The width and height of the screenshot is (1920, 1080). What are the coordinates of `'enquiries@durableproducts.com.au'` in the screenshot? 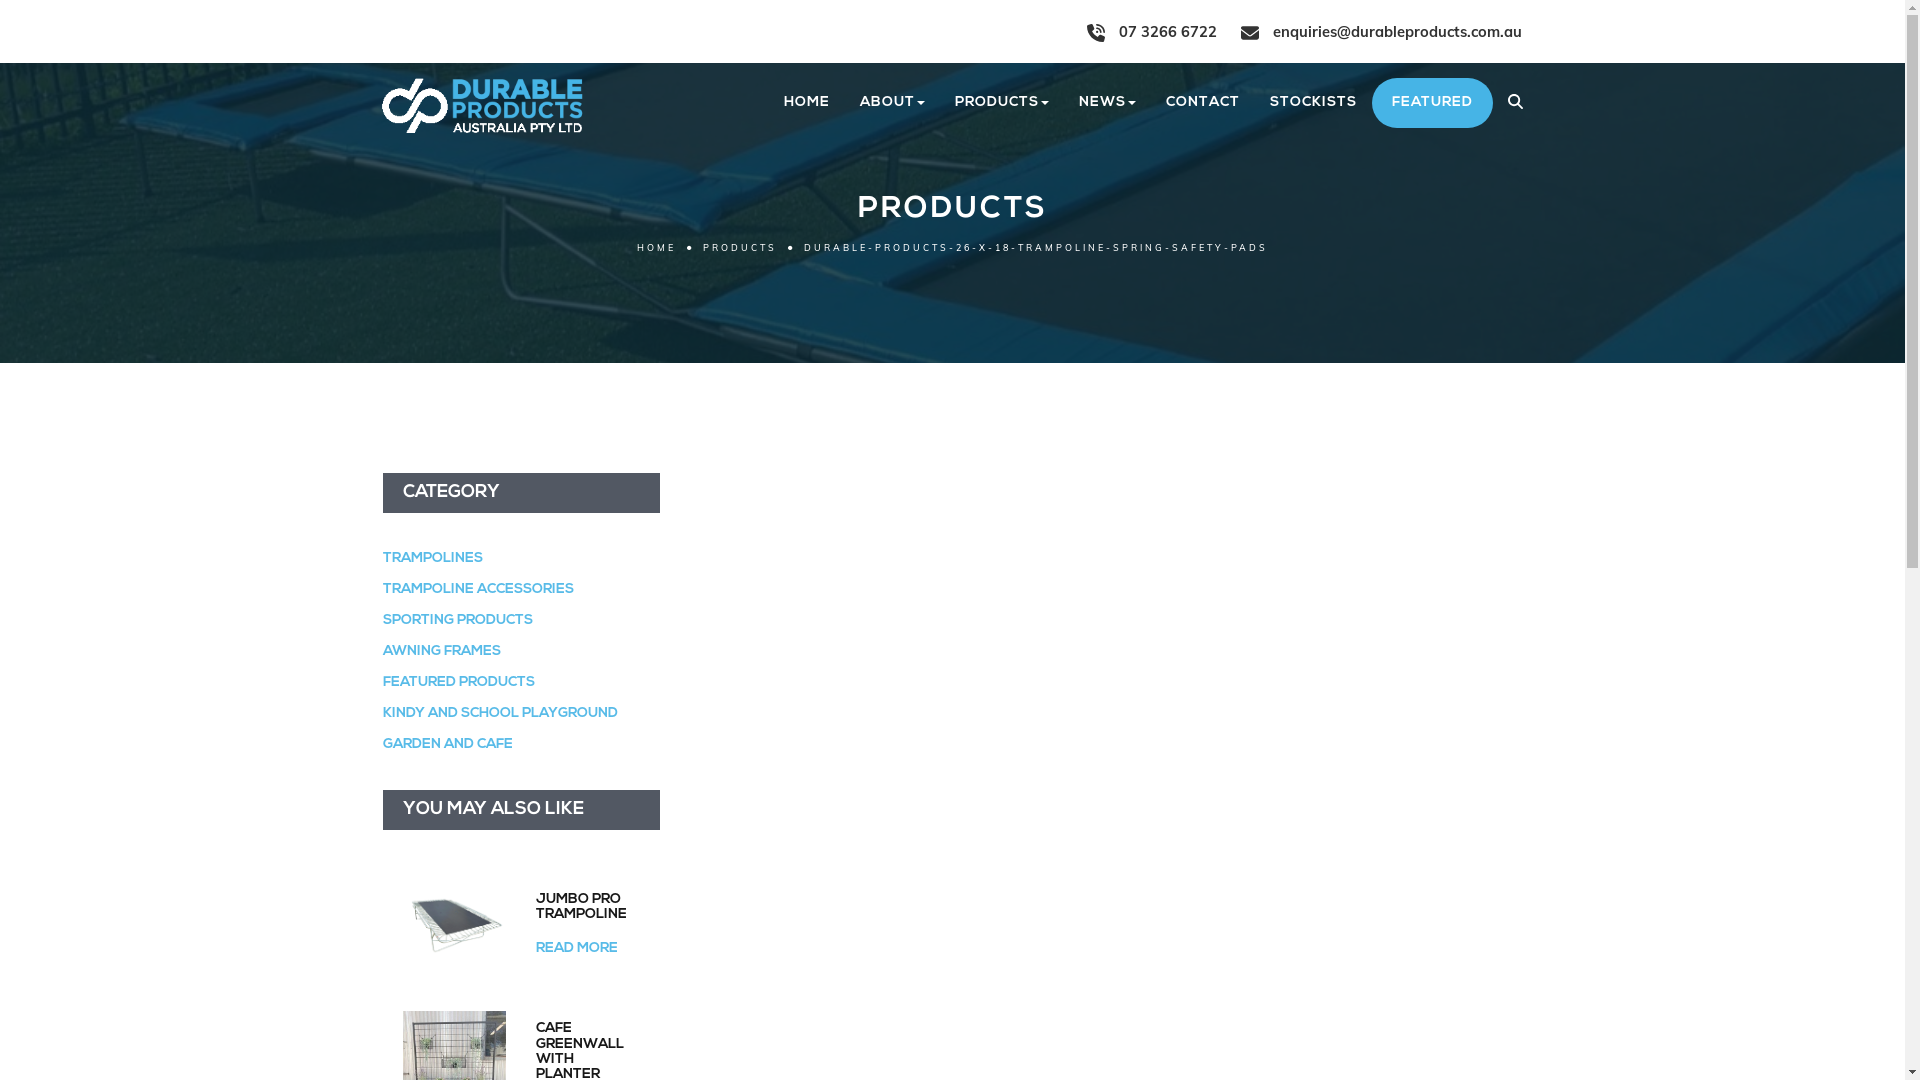 It's located at (1379, 31).